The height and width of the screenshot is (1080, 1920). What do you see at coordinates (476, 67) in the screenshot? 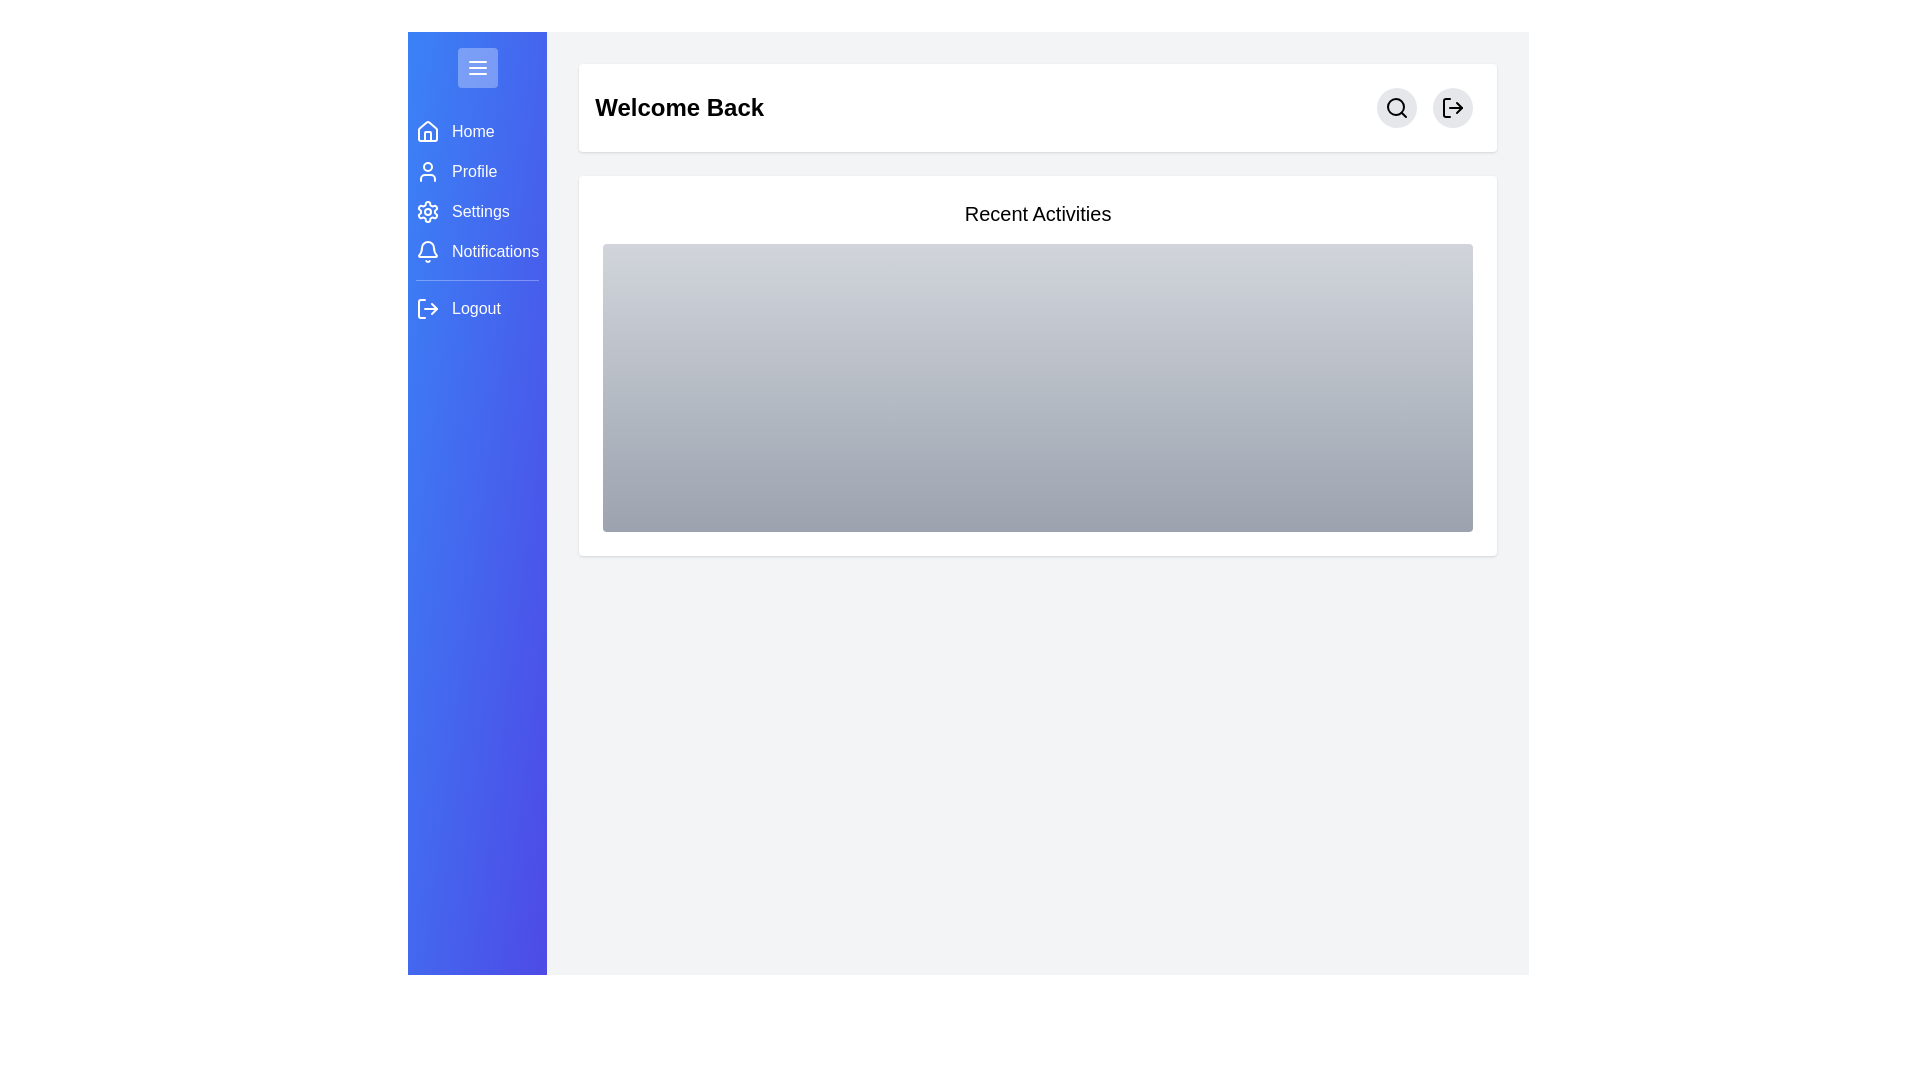
I see `the menu toggle button located at the top of the vertically aligned sidebar` at bounding box center [476, 67].